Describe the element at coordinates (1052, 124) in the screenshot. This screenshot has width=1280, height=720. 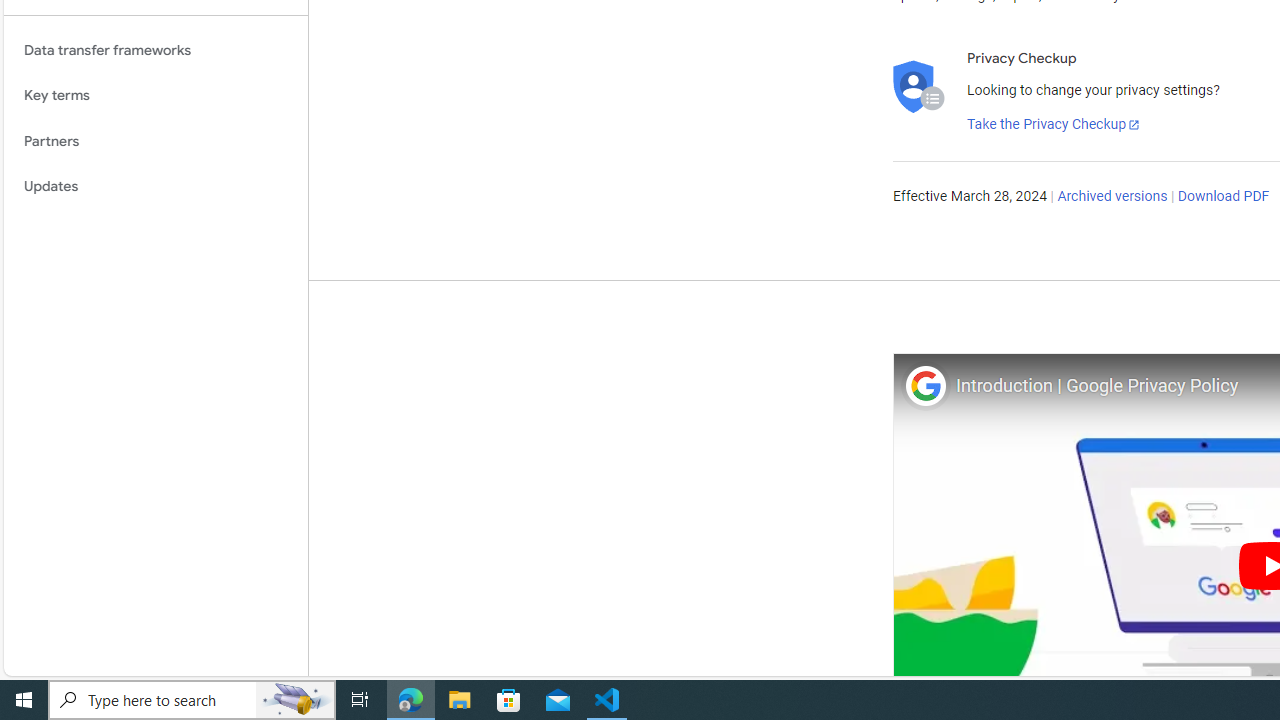
I see `'Take the Privacy Checkup'` at that location.